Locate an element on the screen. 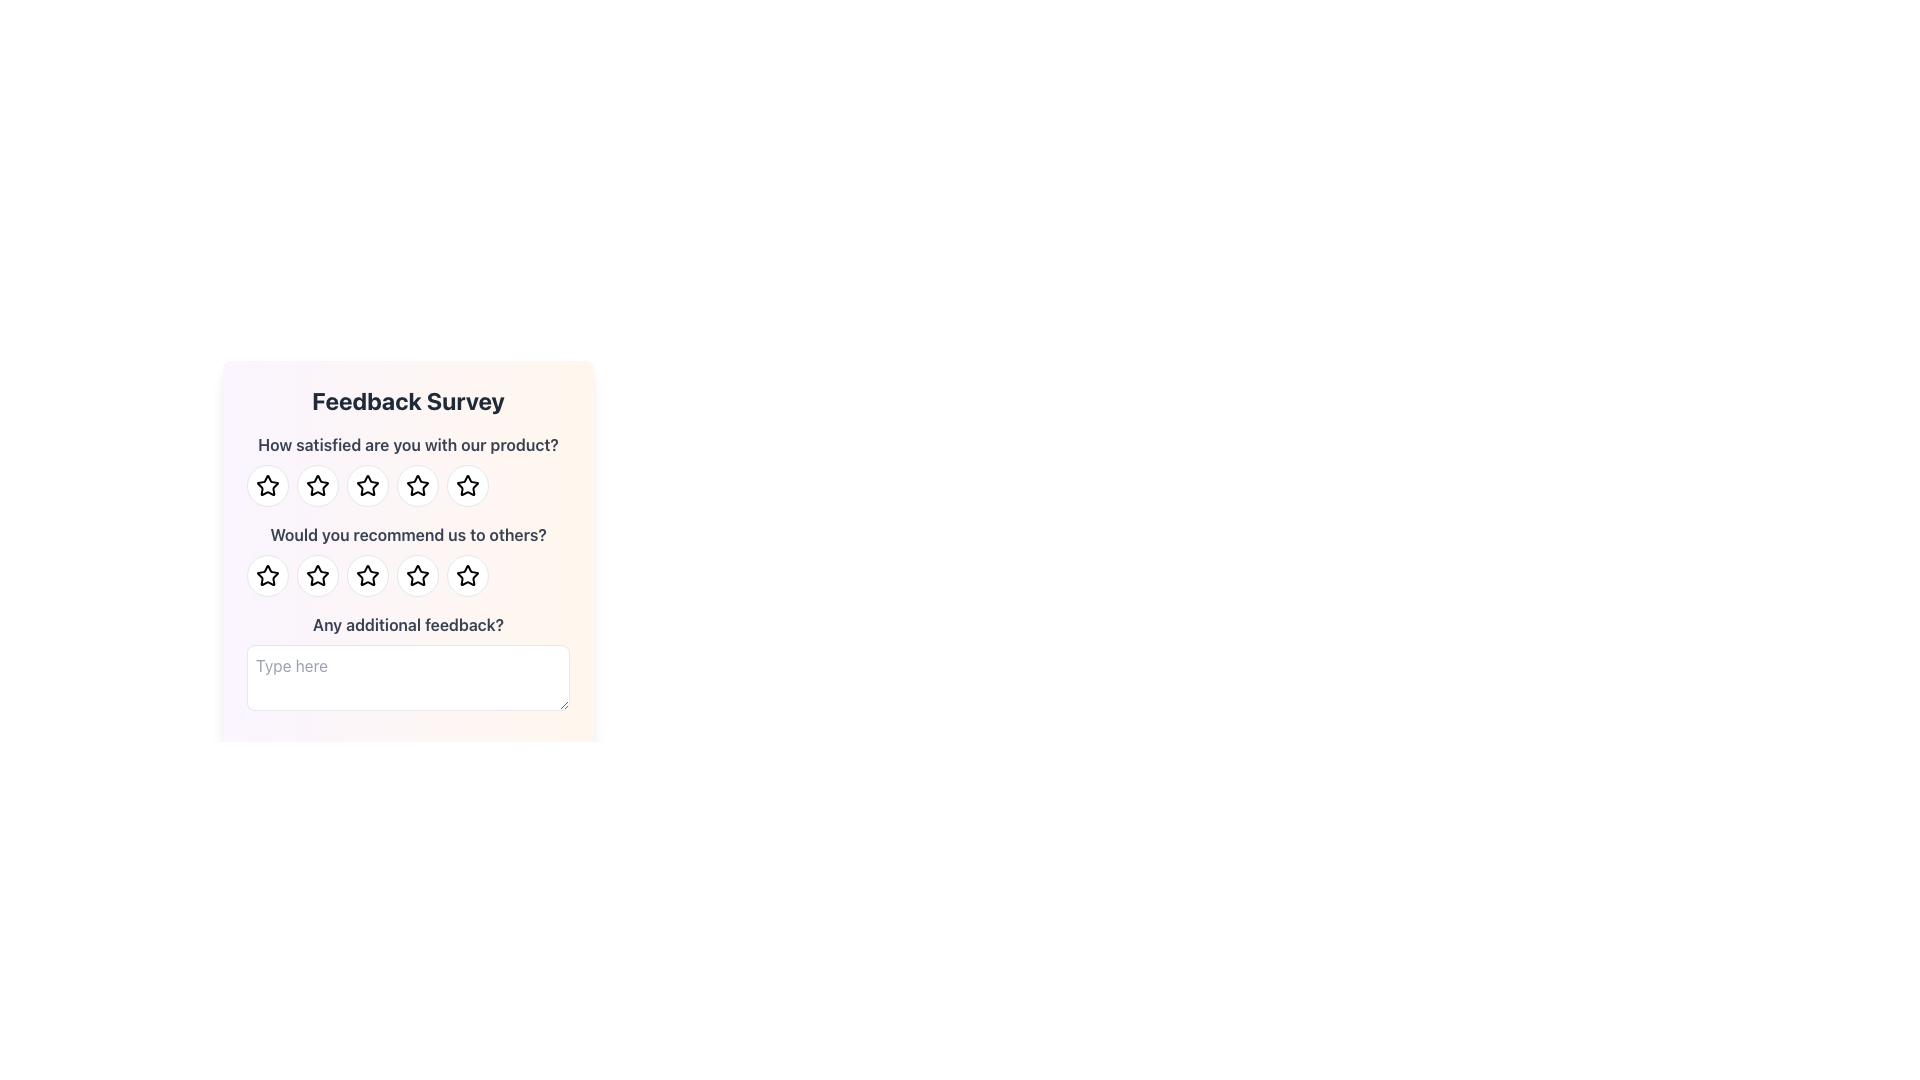 The image size is (1920, 1080). the second star-shaped clickable icon in the feedback survey is located at coordinates (368, 485).